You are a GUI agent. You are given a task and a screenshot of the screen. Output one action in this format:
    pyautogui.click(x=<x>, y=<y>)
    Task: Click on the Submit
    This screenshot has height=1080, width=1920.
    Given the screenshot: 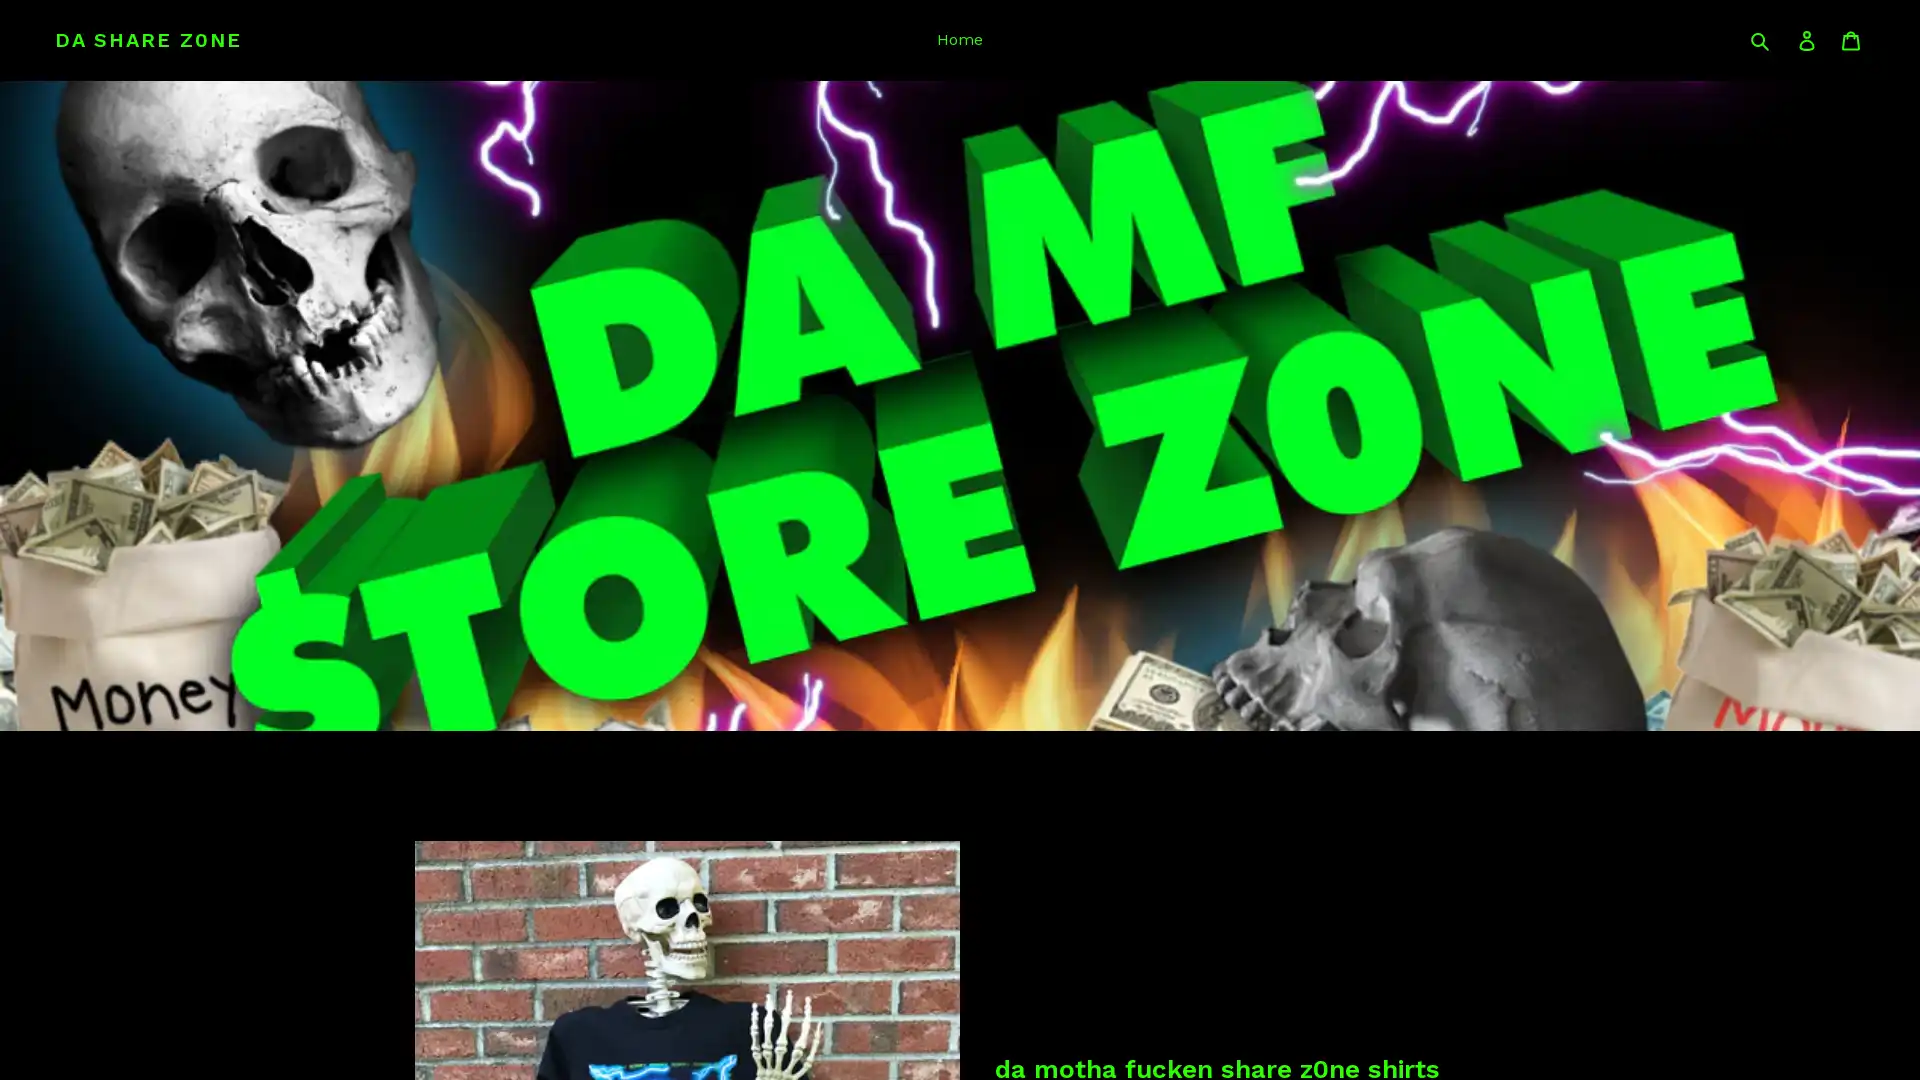 What is the action you would take?
    pyautogui.click(x=1761, y=39)
    